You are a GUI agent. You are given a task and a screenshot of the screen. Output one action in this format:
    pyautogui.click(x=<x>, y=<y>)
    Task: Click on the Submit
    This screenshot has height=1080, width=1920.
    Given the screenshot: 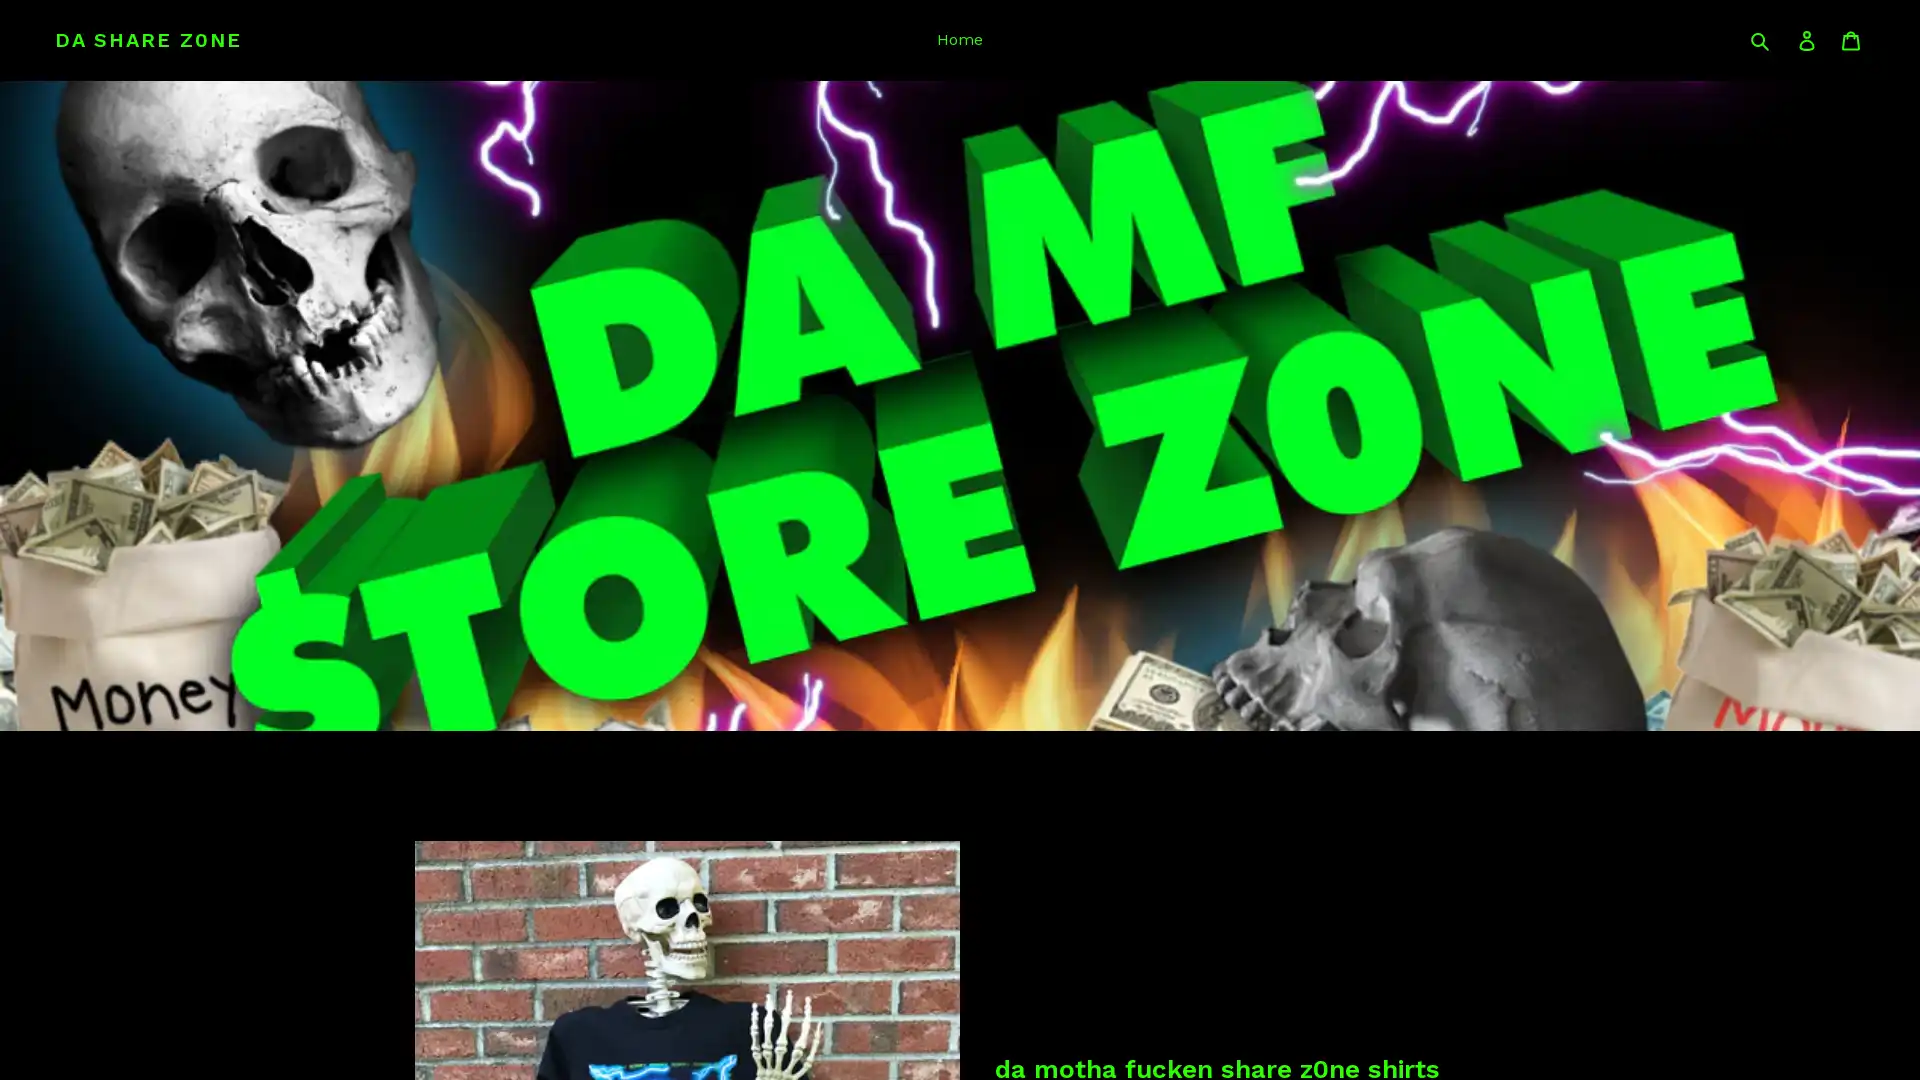 What is the action you would take?
    pyautogui.click(x=1761, y=39)
    